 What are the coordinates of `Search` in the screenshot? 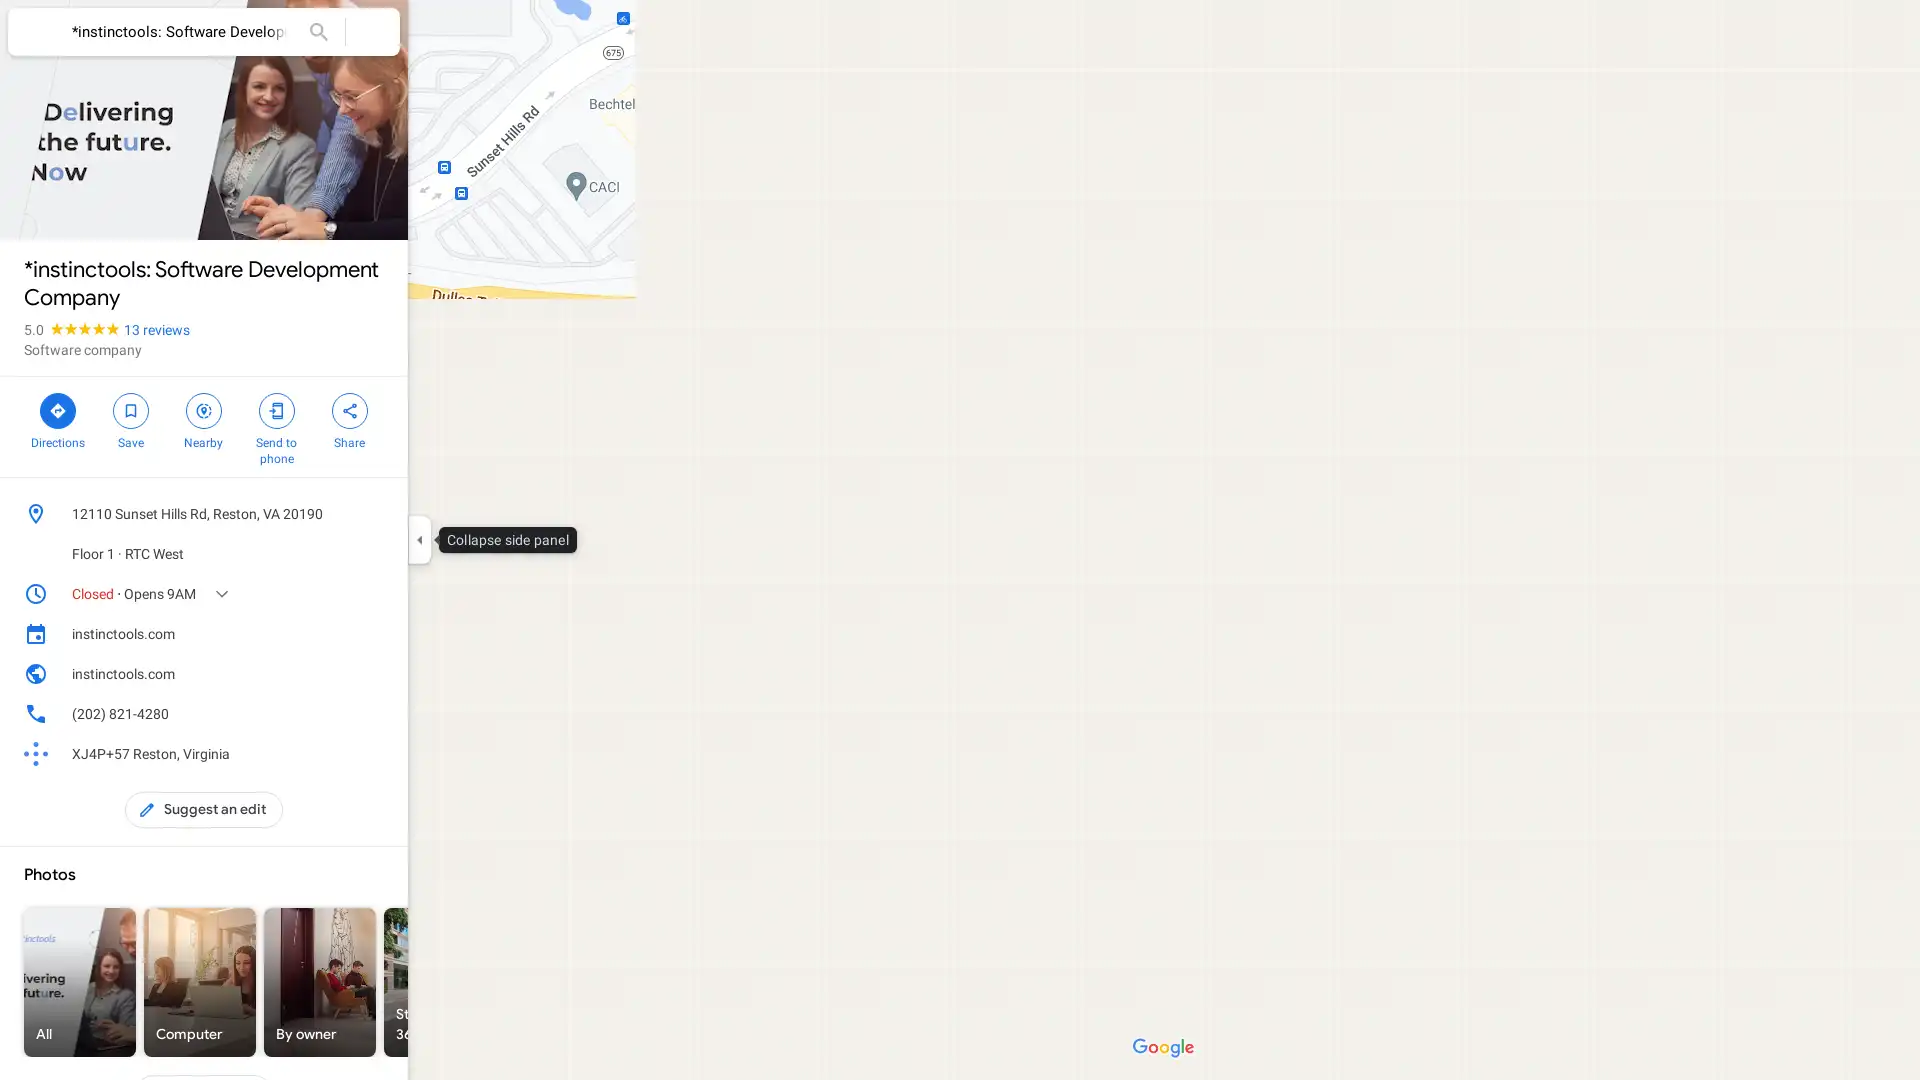 It's located at (317, 31).